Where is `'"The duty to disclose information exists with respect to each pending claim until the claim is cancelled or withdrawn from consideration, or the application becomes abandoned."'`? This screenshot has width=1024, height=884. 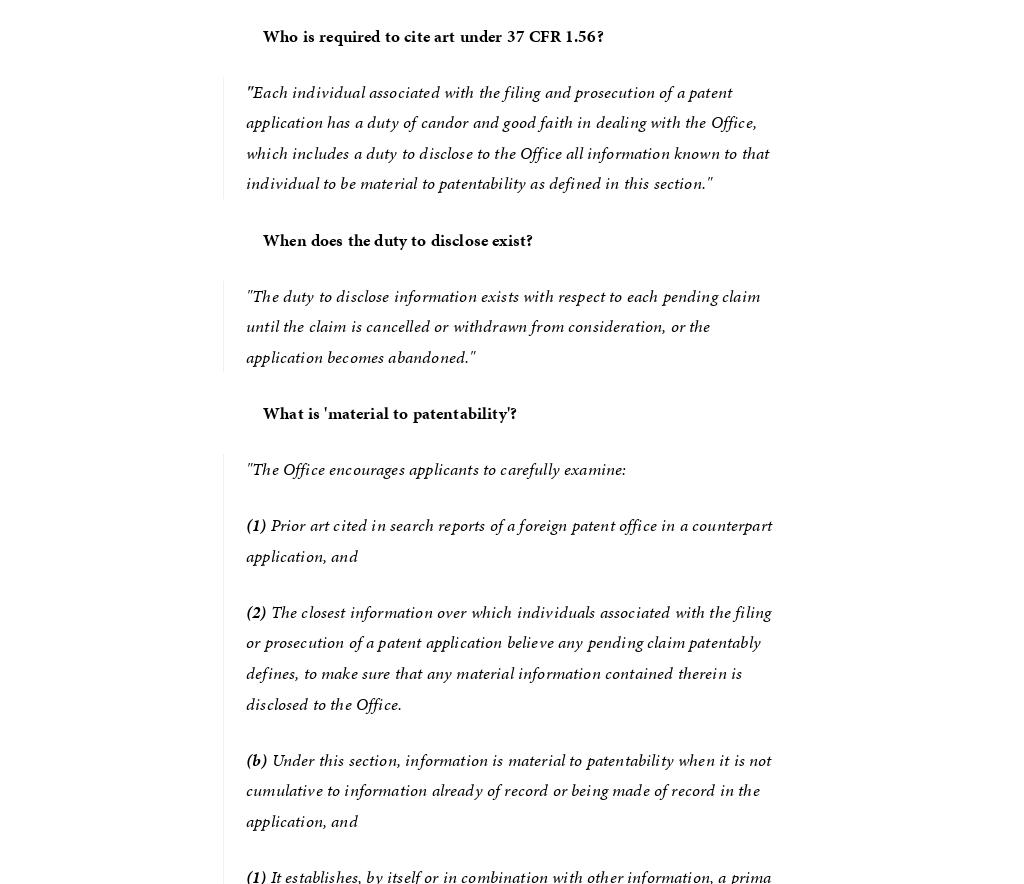
'"The duty to disclose information exists with respect to each pending claim until the claim is cancelled or withdrawn from consideration, or the application becomes abandoned."' is located at coordinates (504, 325).